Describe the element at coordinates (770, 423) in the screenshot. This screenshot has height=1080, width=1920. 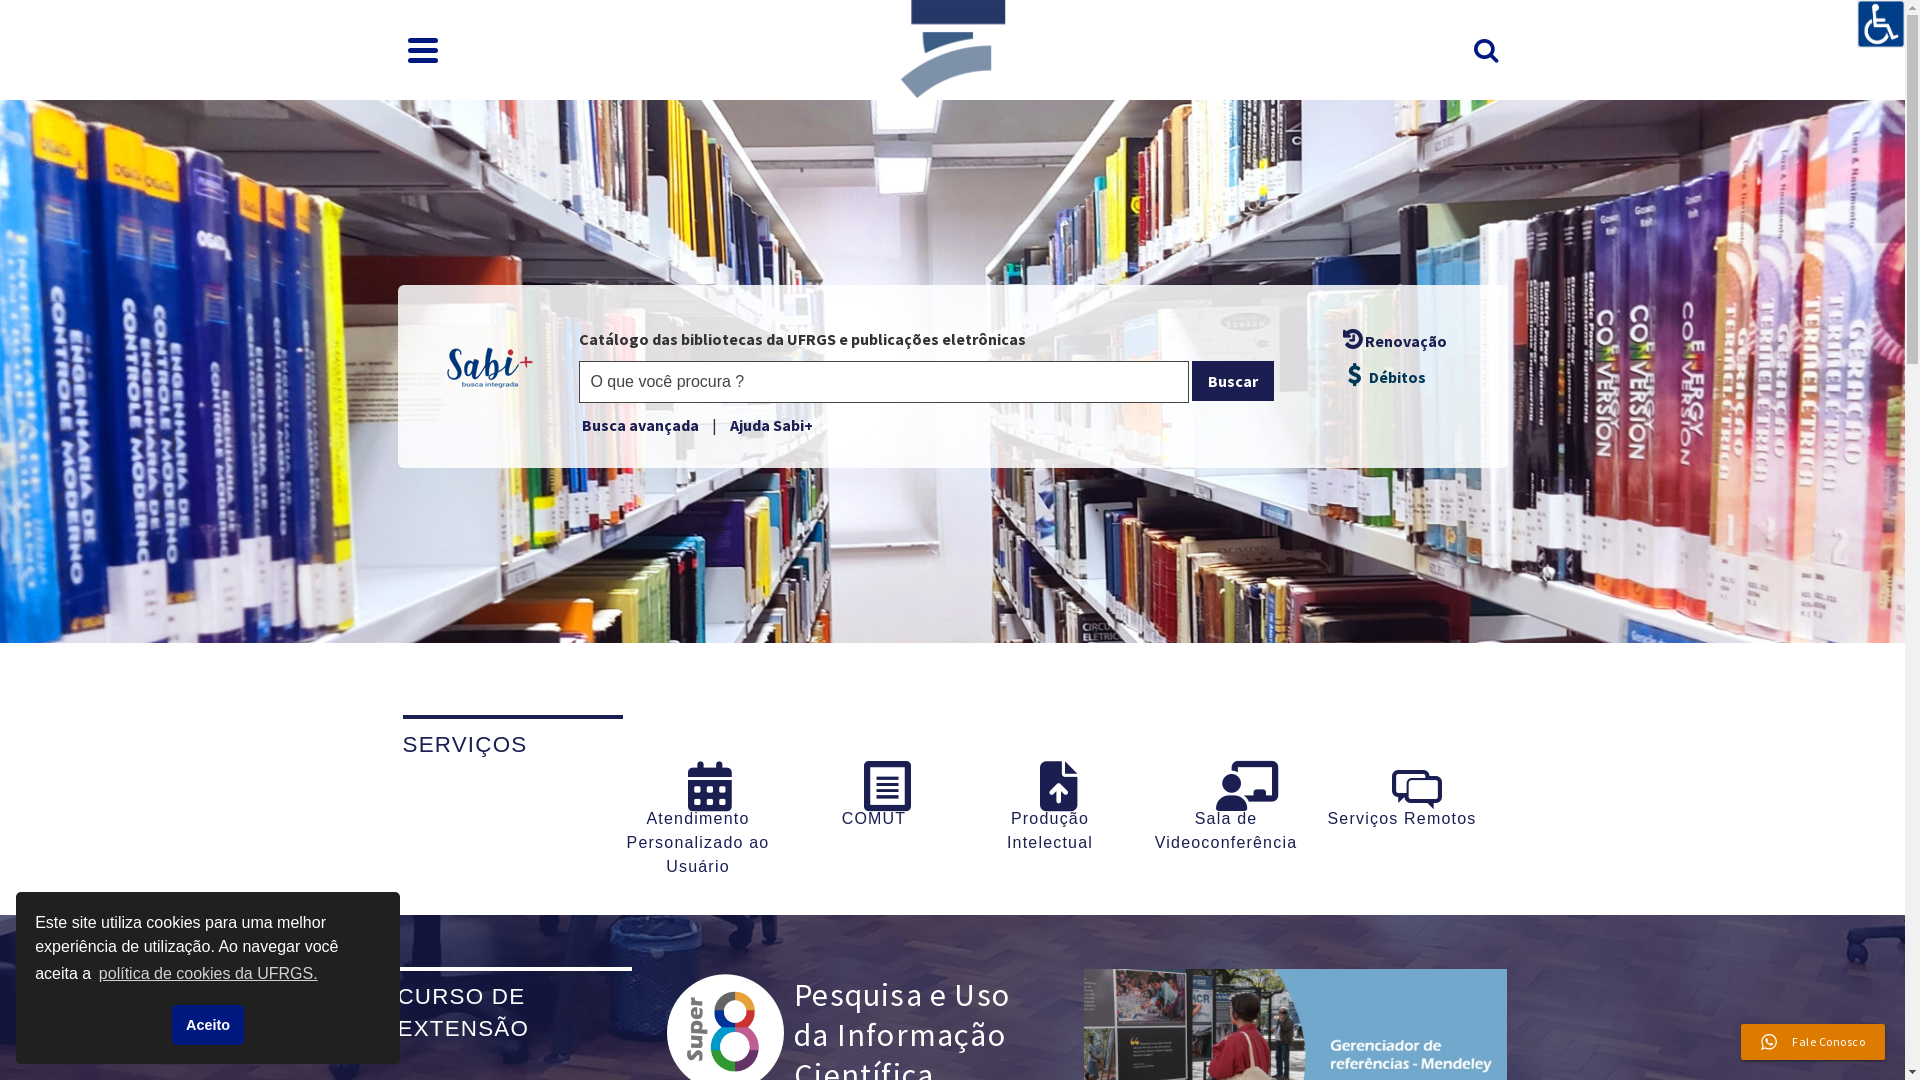
I see `'Ajuda Sabi+'` at that location.